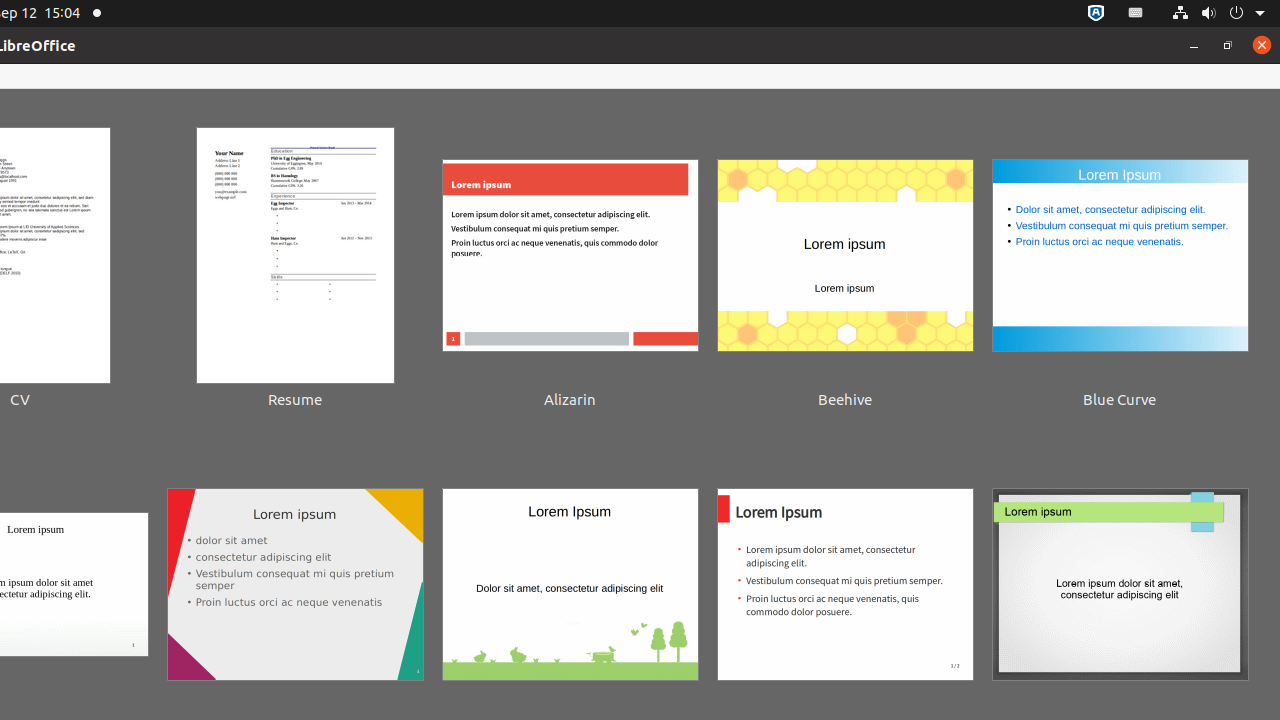 This screenshot has height=720, width=1280. Describe the element at coordinates (1136, 13) in the screenshot. I see `':1.21/StatusNotifierItem'` at that location.